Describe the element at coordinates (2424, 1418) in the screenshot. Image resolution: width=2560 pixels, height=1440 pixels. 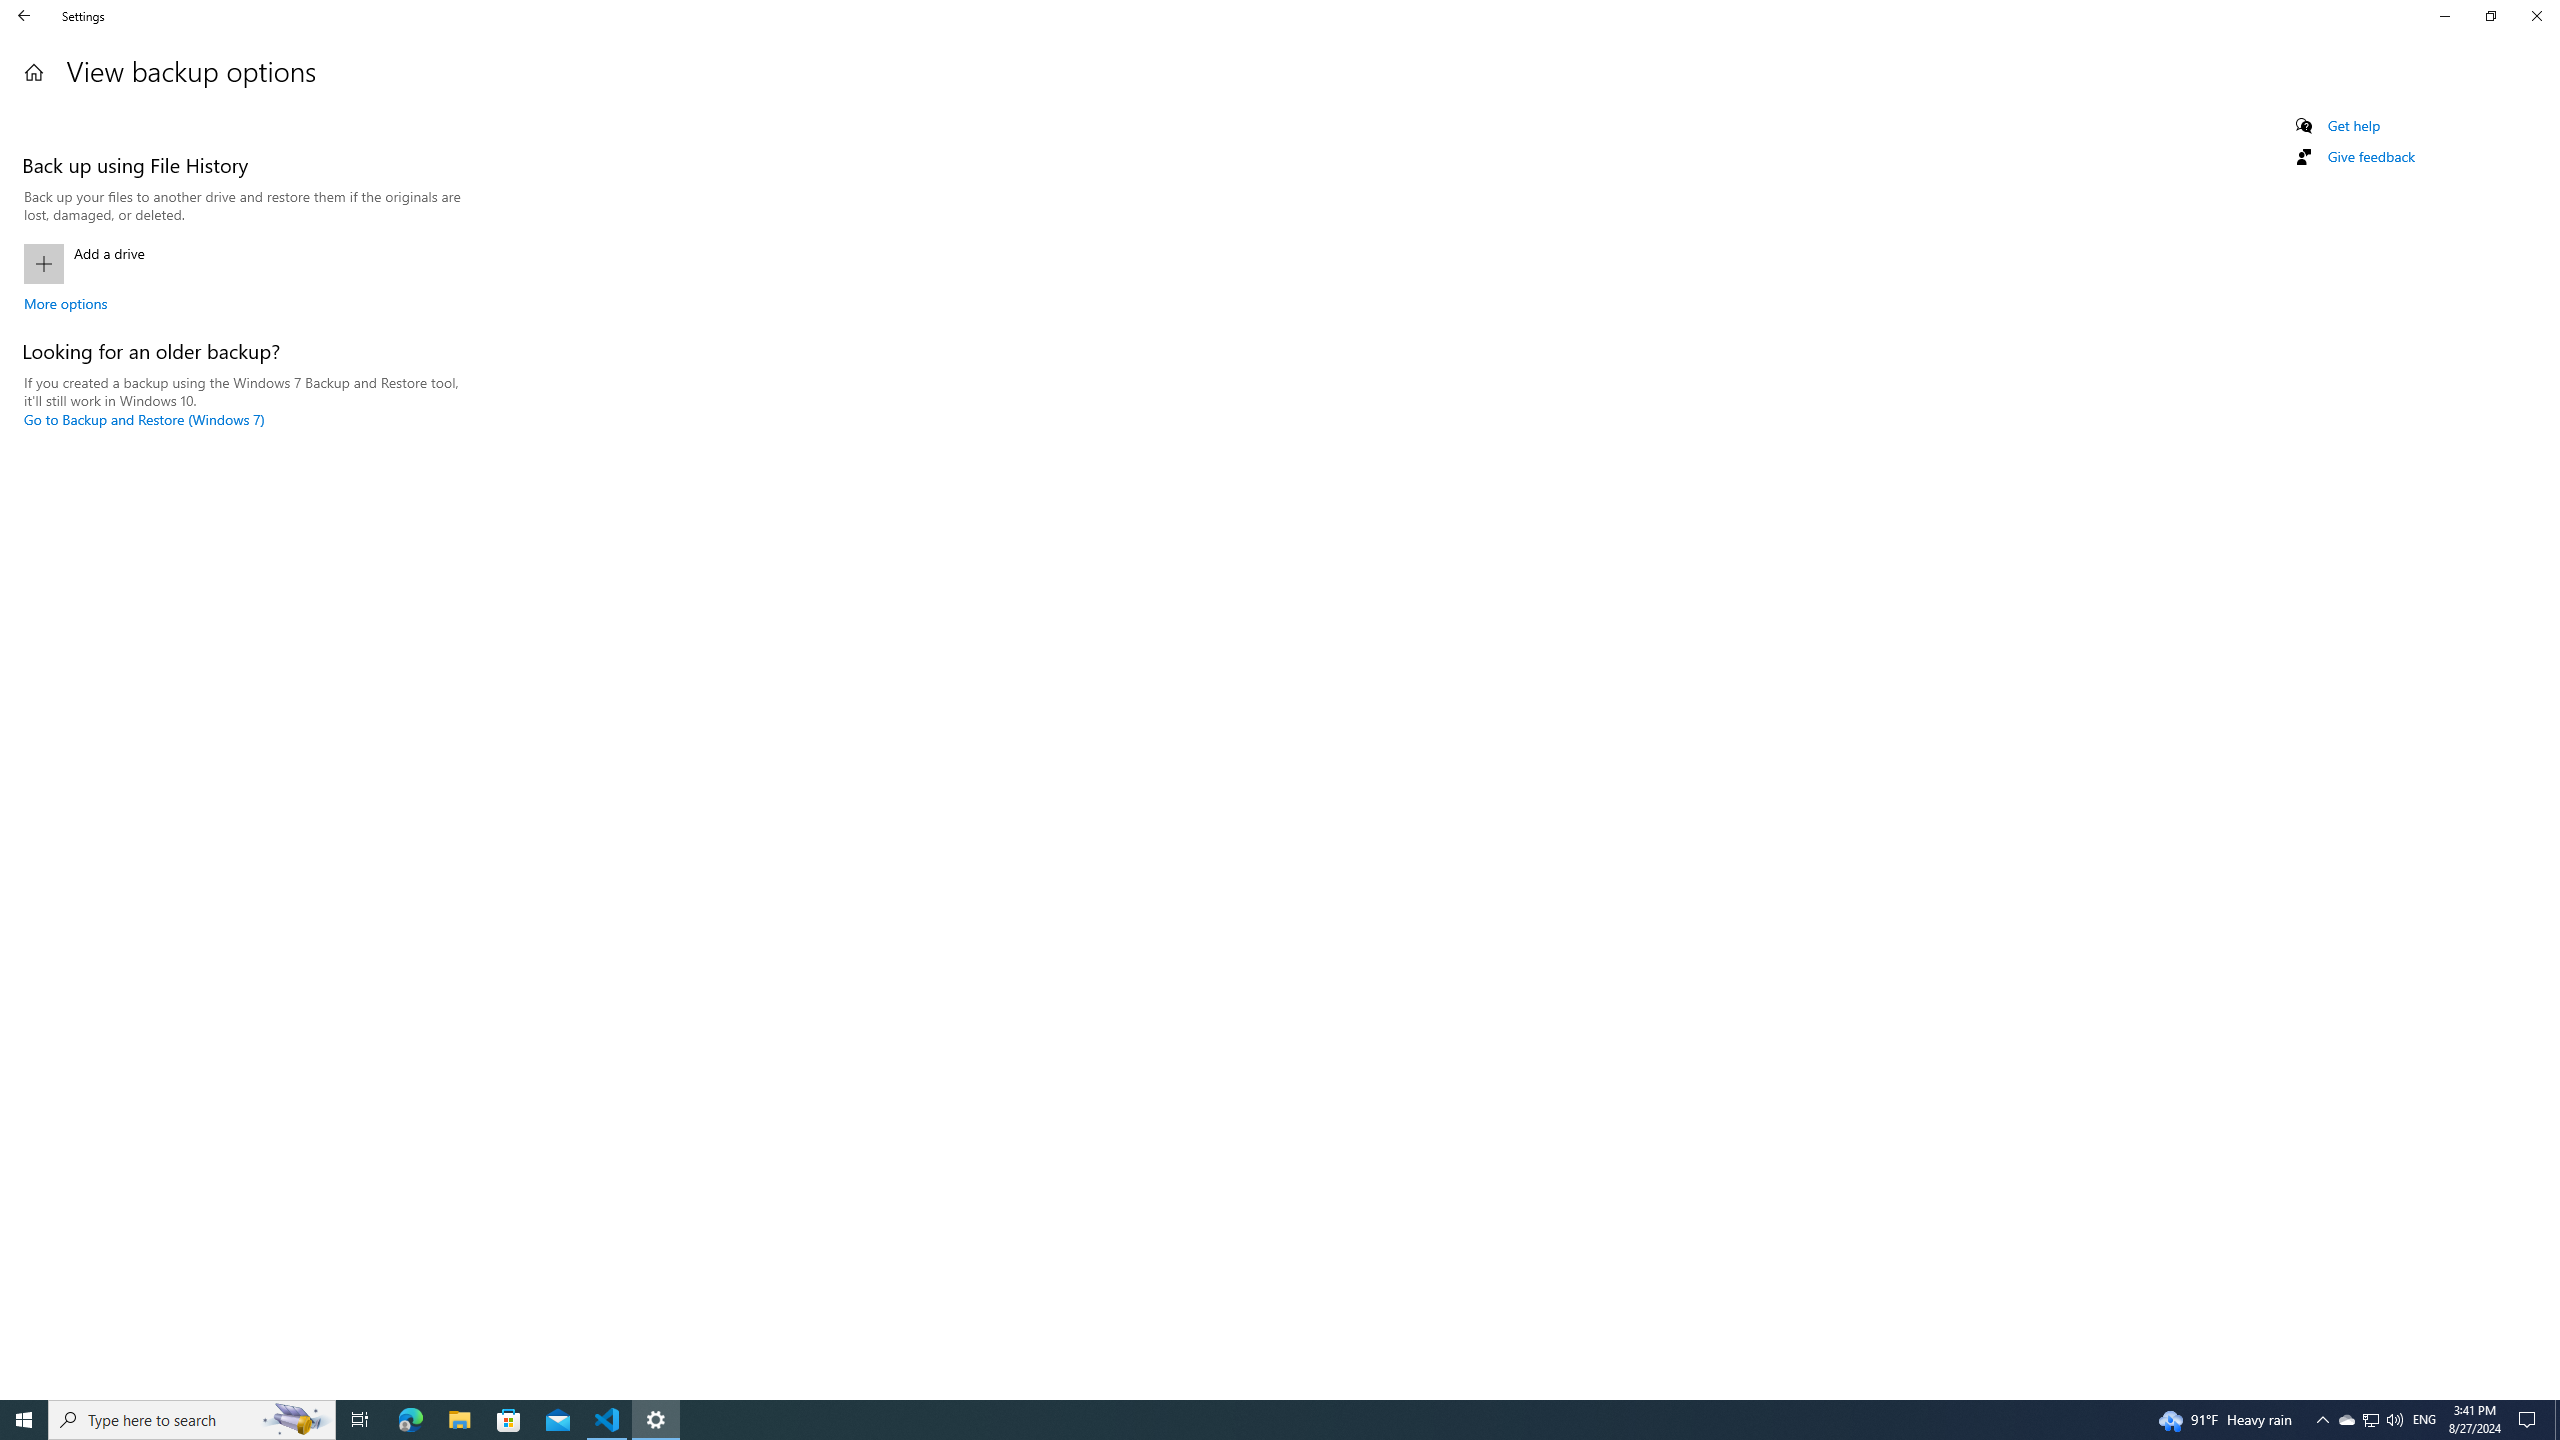
I see `'Tray Input Indicator - English (United States)'` at that location.